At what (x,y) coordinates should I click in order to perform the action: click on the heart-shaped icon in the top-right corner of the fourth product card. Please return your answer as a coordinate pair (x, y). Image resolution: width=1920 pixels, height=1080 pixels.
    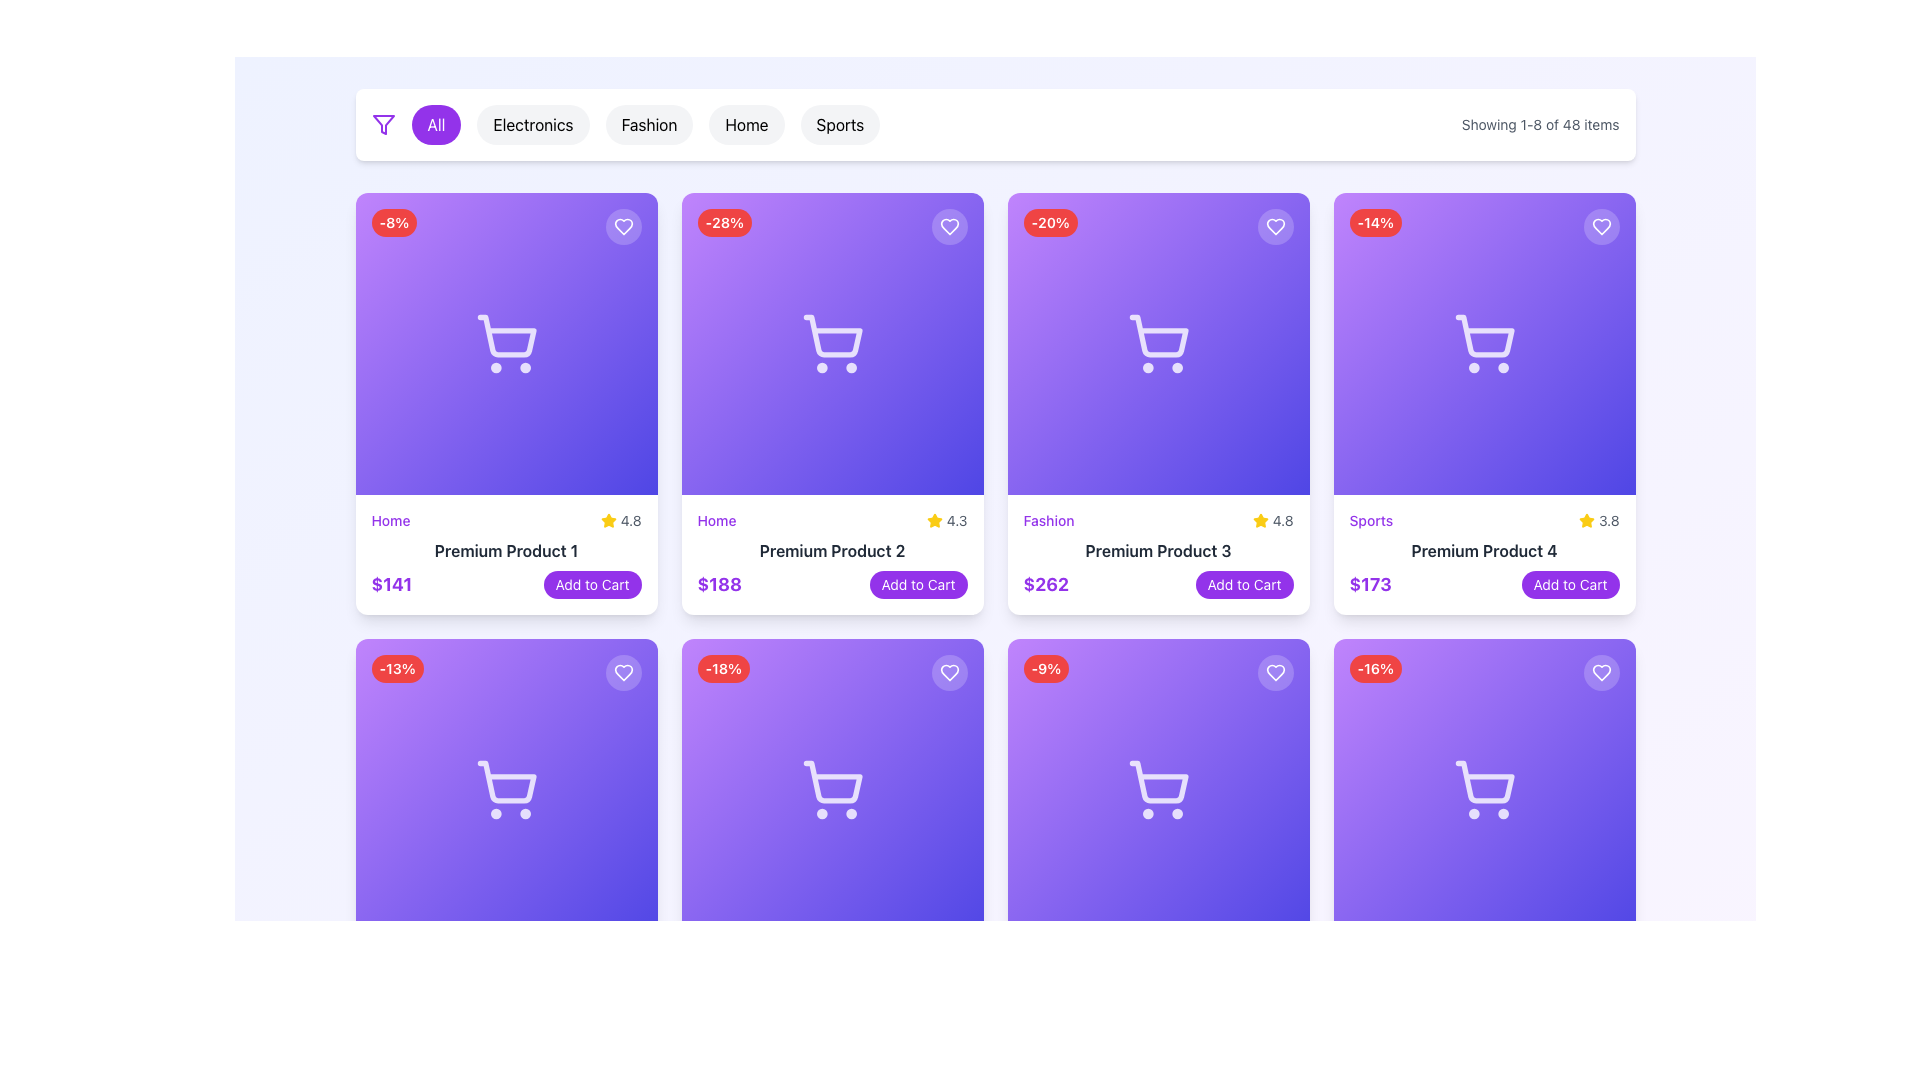
    Looking at the image, I should click on (1601, 226).